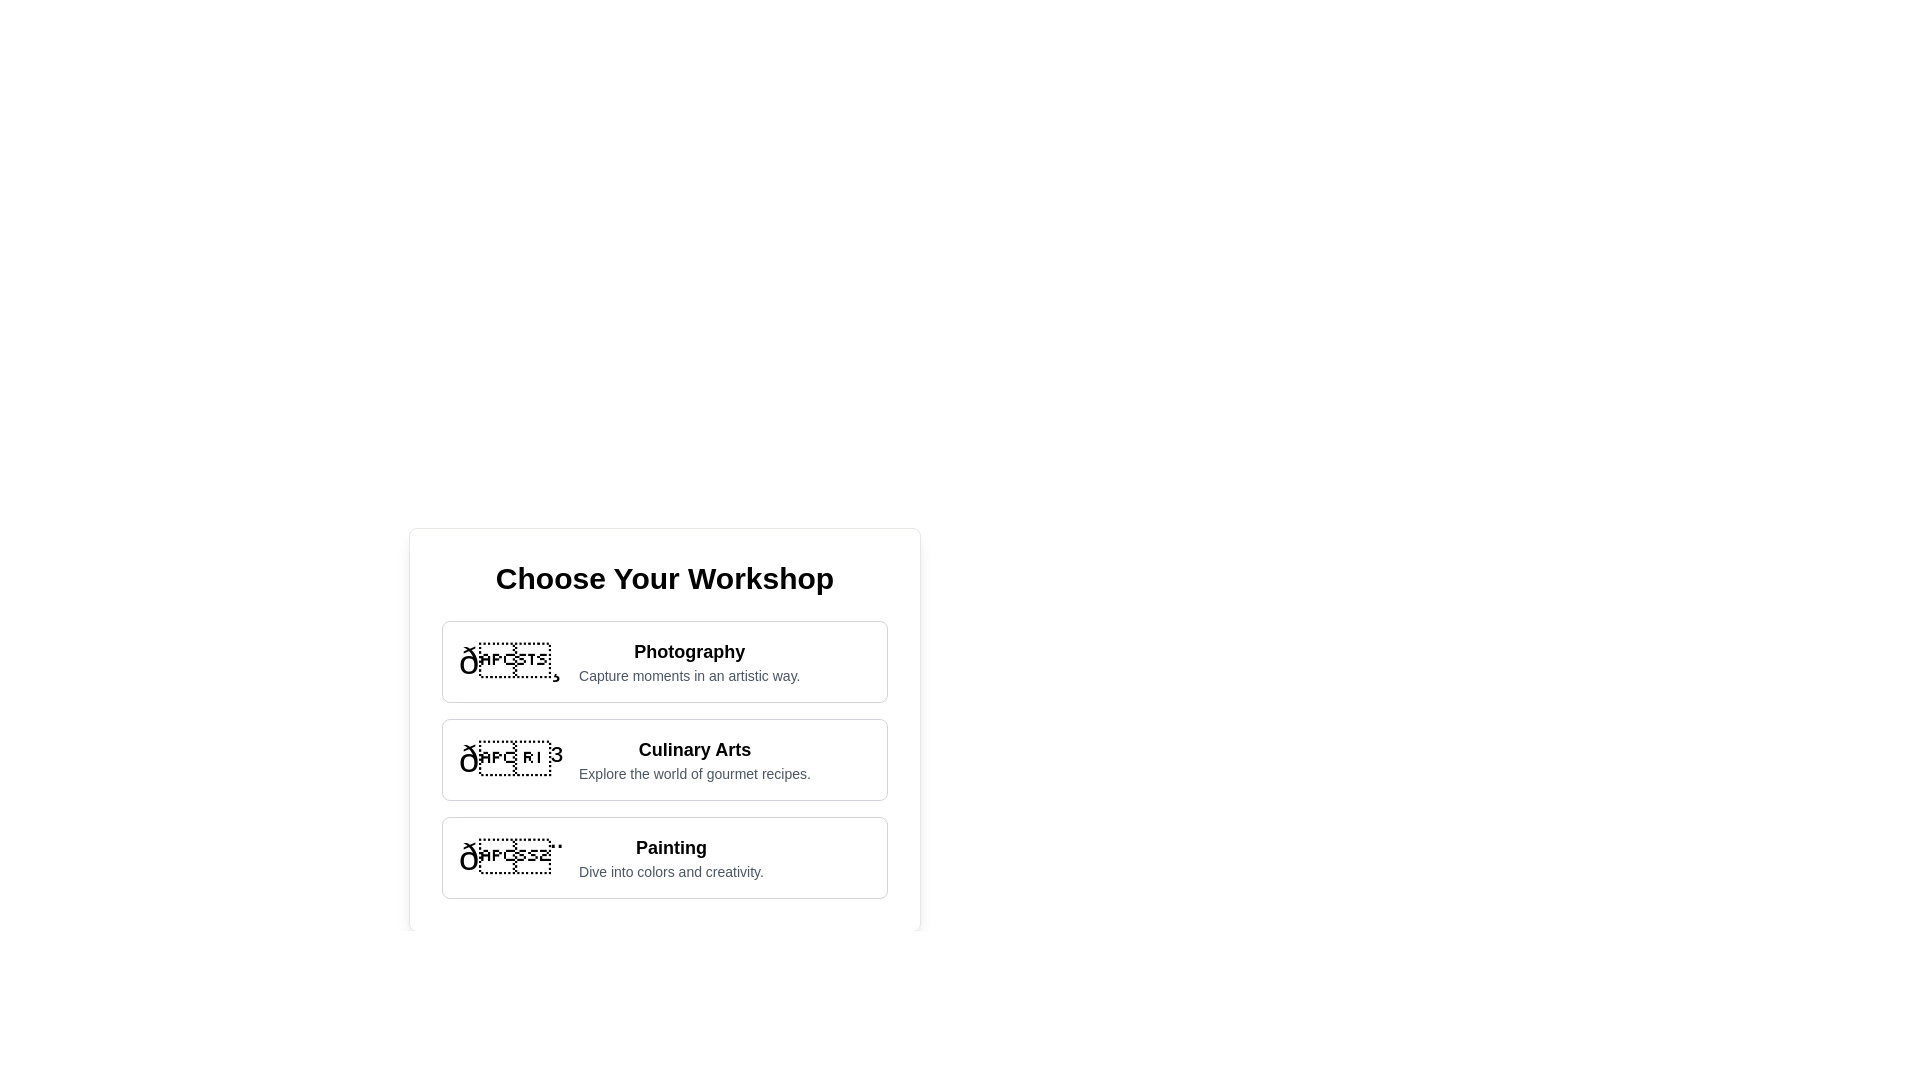  I want to click on the Text Block that presents the option for culinary workshops, located beneath the 'Photography' option and above the 'Painting' option on the second row, so click(695, 759).